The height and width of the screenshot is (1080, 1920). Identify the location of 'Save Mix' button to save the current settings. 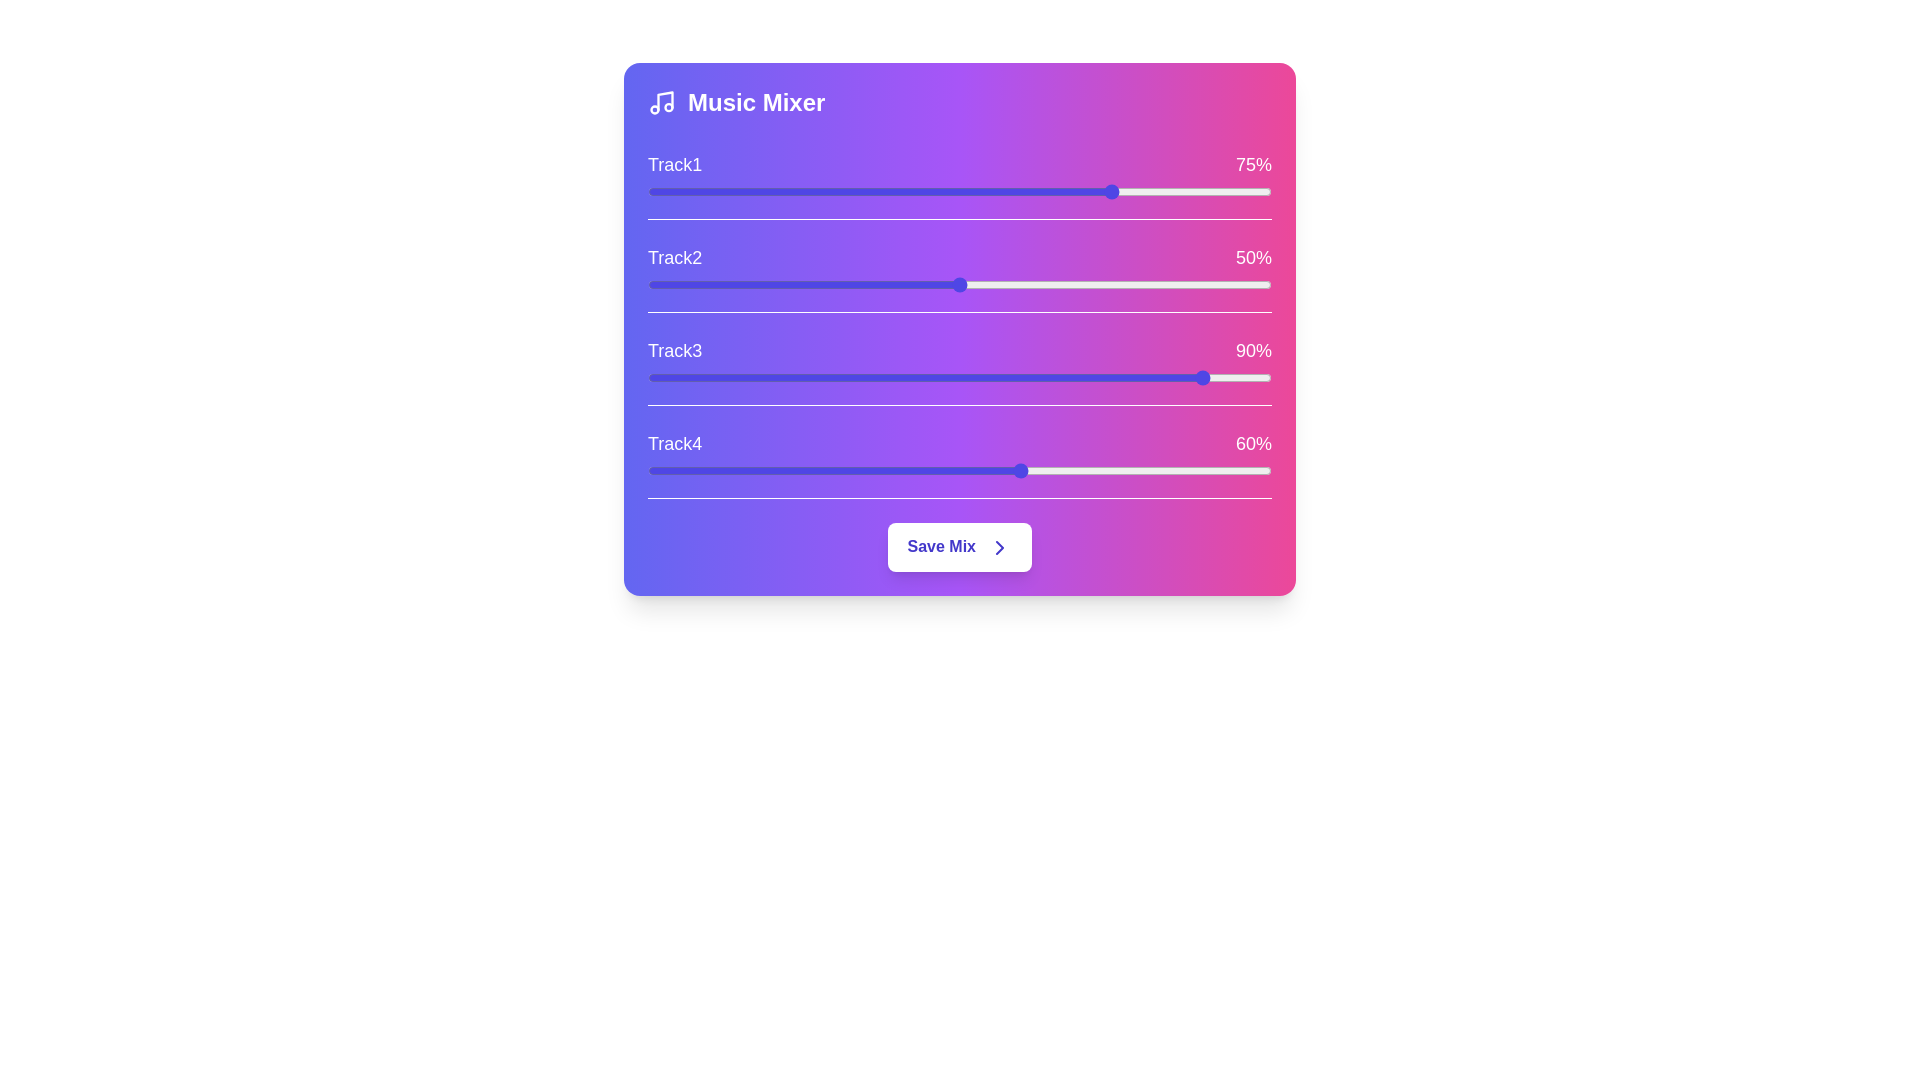
(960, 547).